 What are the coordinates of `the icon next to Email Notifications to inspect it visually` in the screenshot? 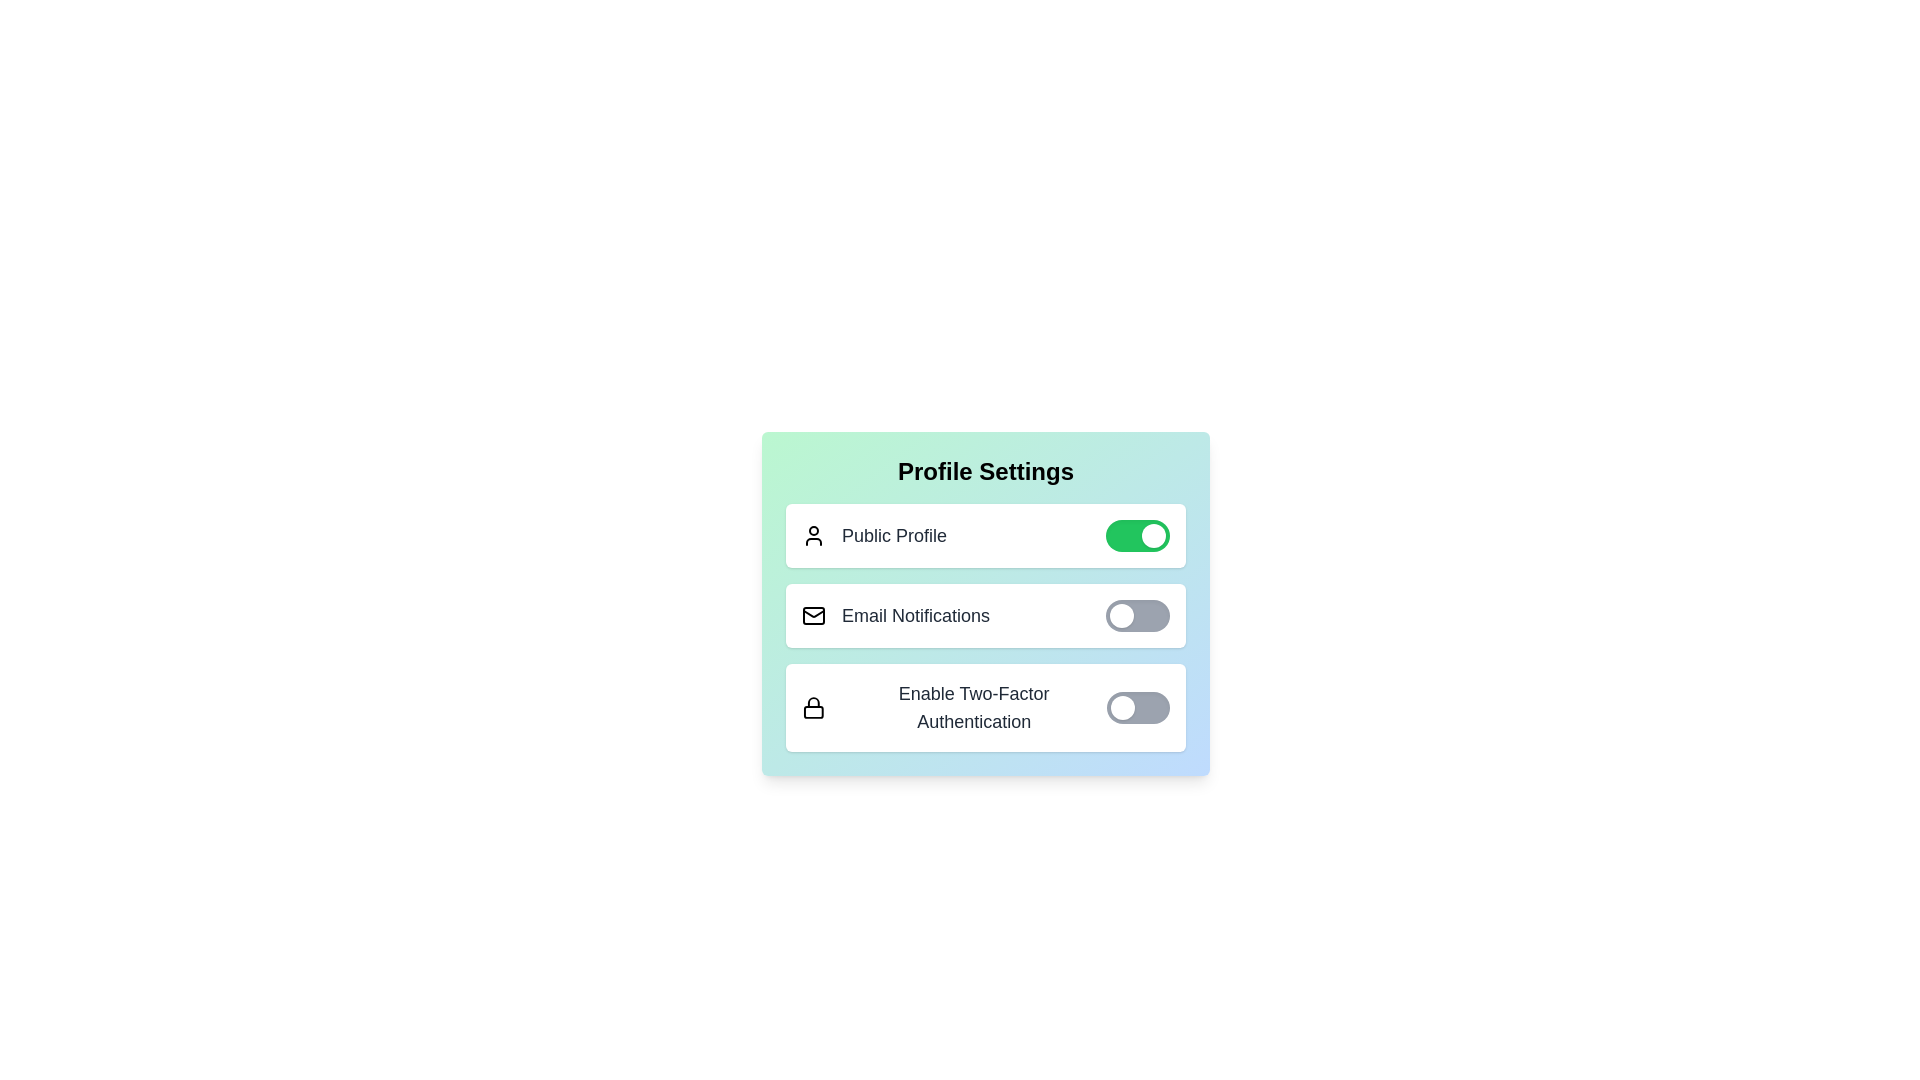 It's located at (814, 615).